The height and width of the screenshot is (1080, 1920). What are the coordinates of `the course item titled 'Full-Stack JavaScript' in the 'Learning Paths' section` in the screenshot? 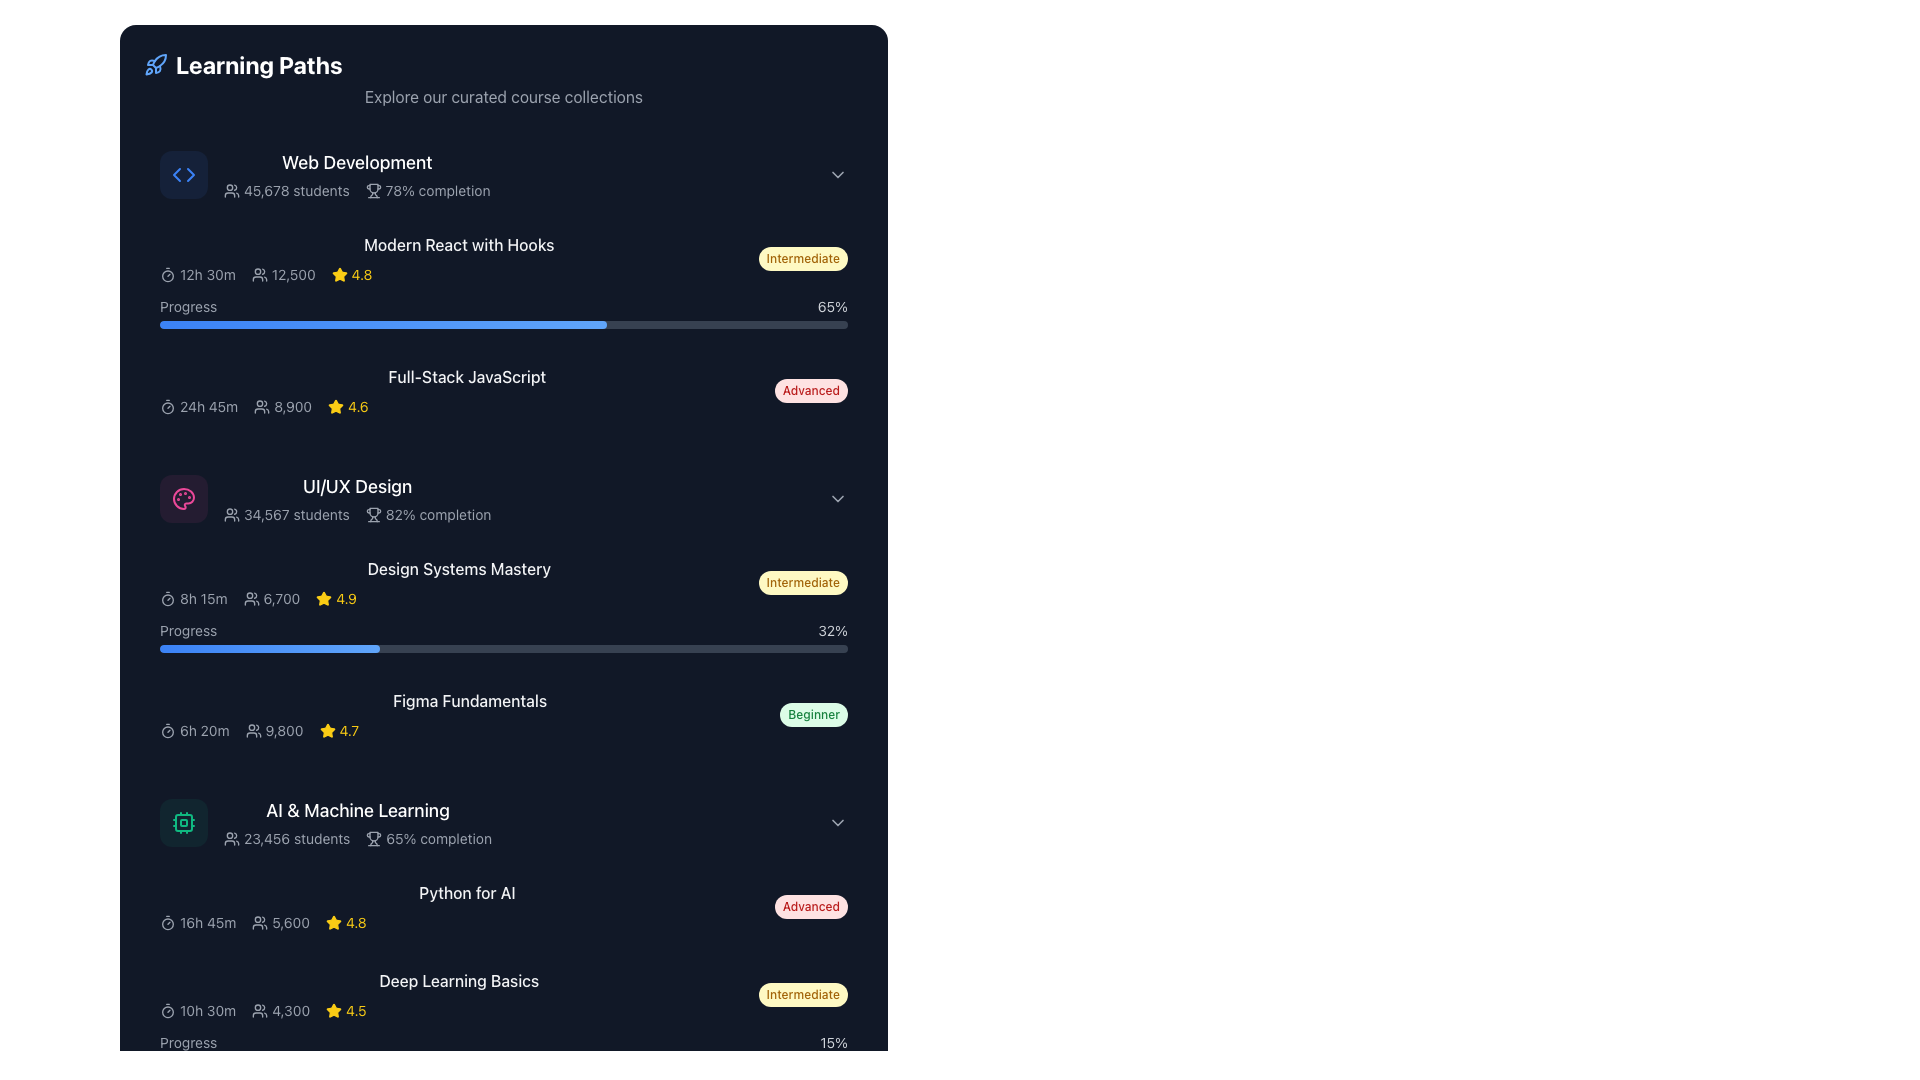 It's located at (466, 390).